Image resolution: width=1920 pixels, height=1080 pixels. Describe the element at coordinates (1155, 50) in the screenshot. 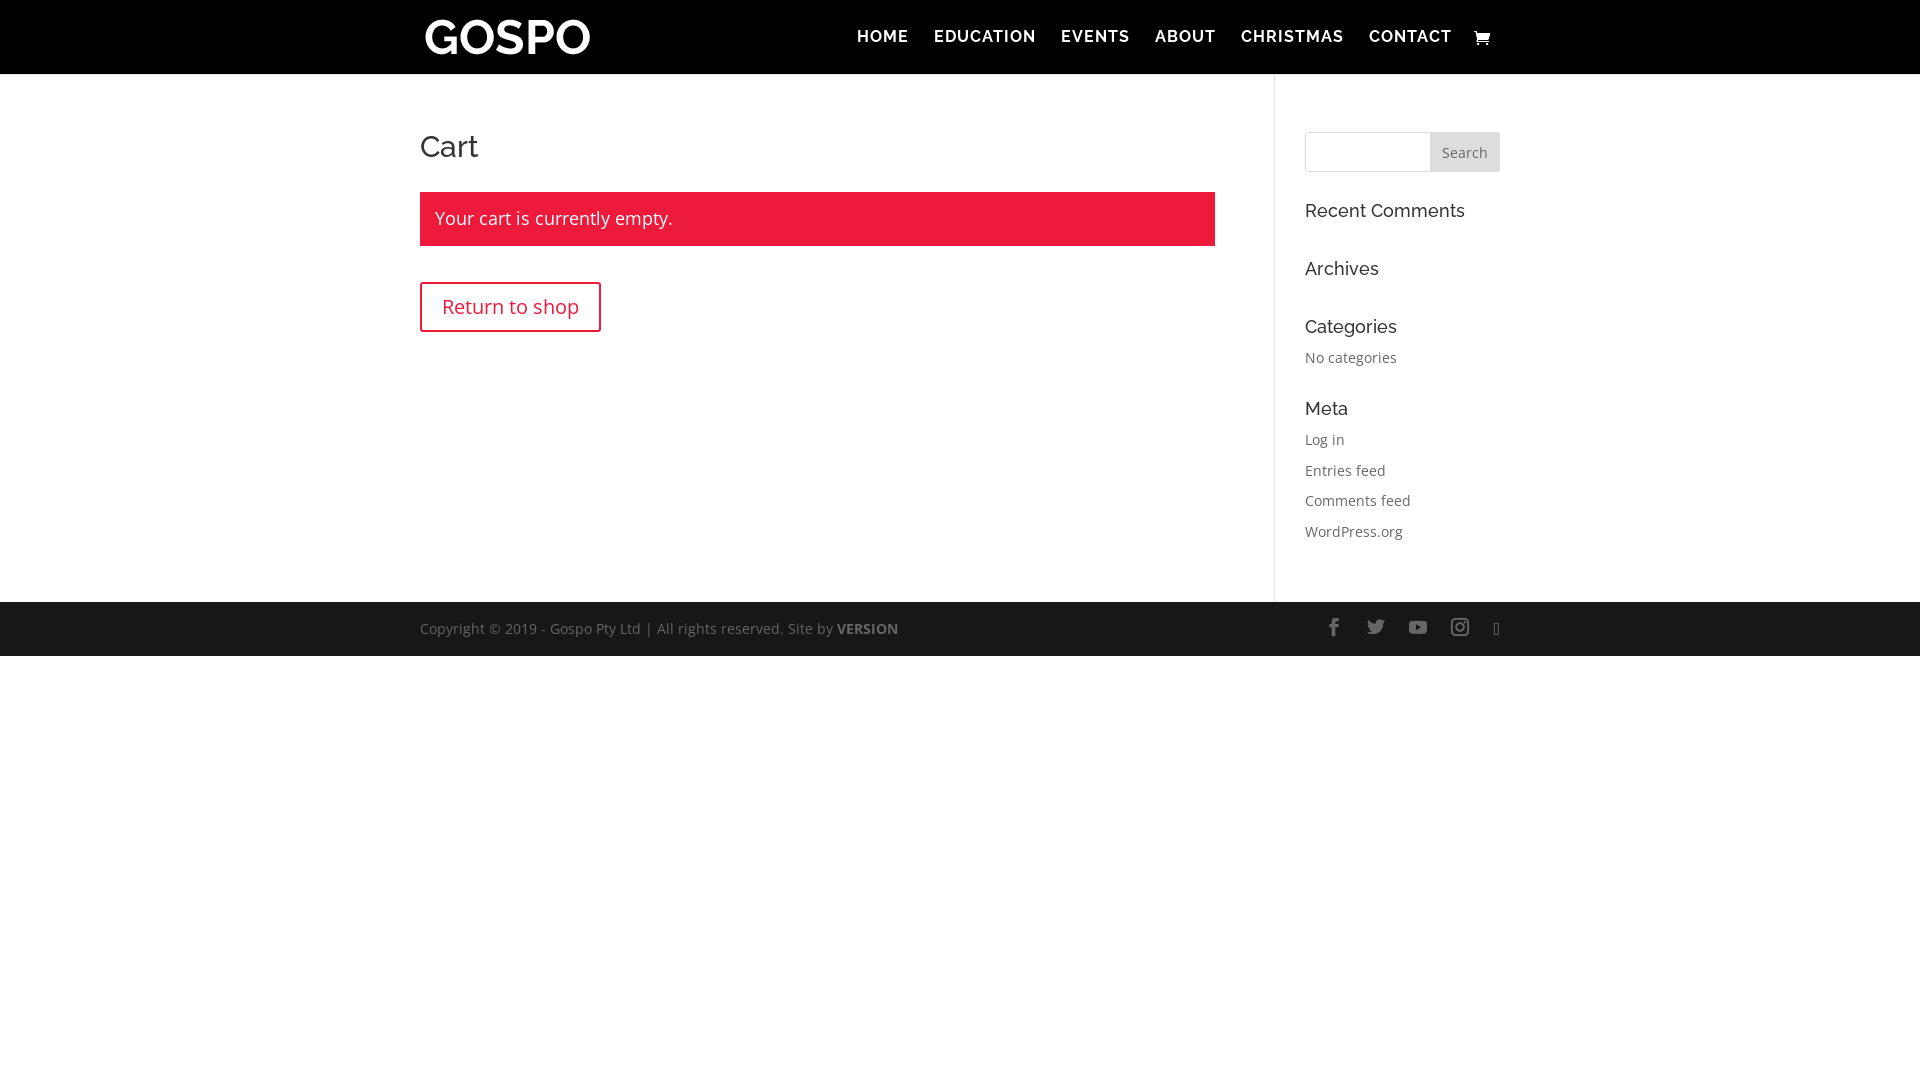

I see `'ABOUT'` at that location.